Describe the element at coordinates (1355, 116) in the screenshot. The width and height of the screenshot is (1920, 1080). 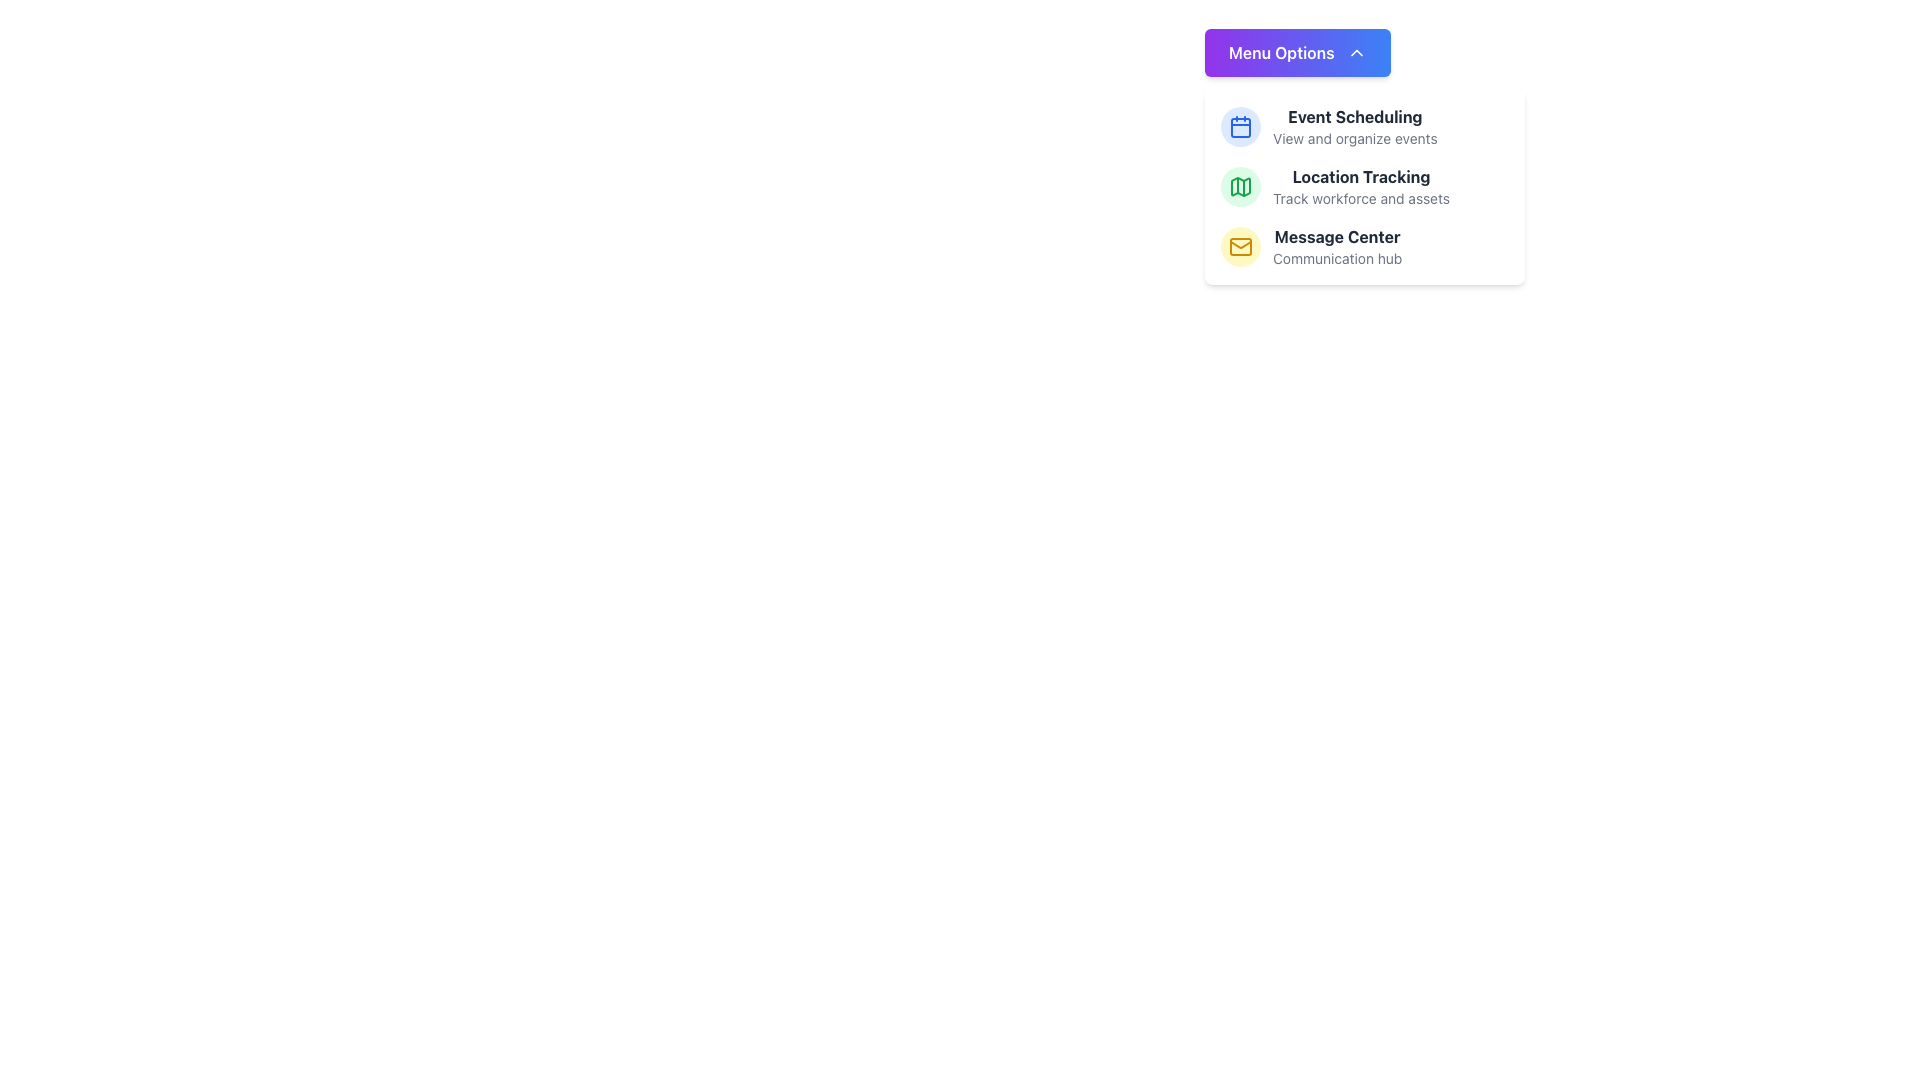
I see `the bold text label reading 'Event Scheduling' located in the dropdown interface under the 'Menu Options' header` at that location.